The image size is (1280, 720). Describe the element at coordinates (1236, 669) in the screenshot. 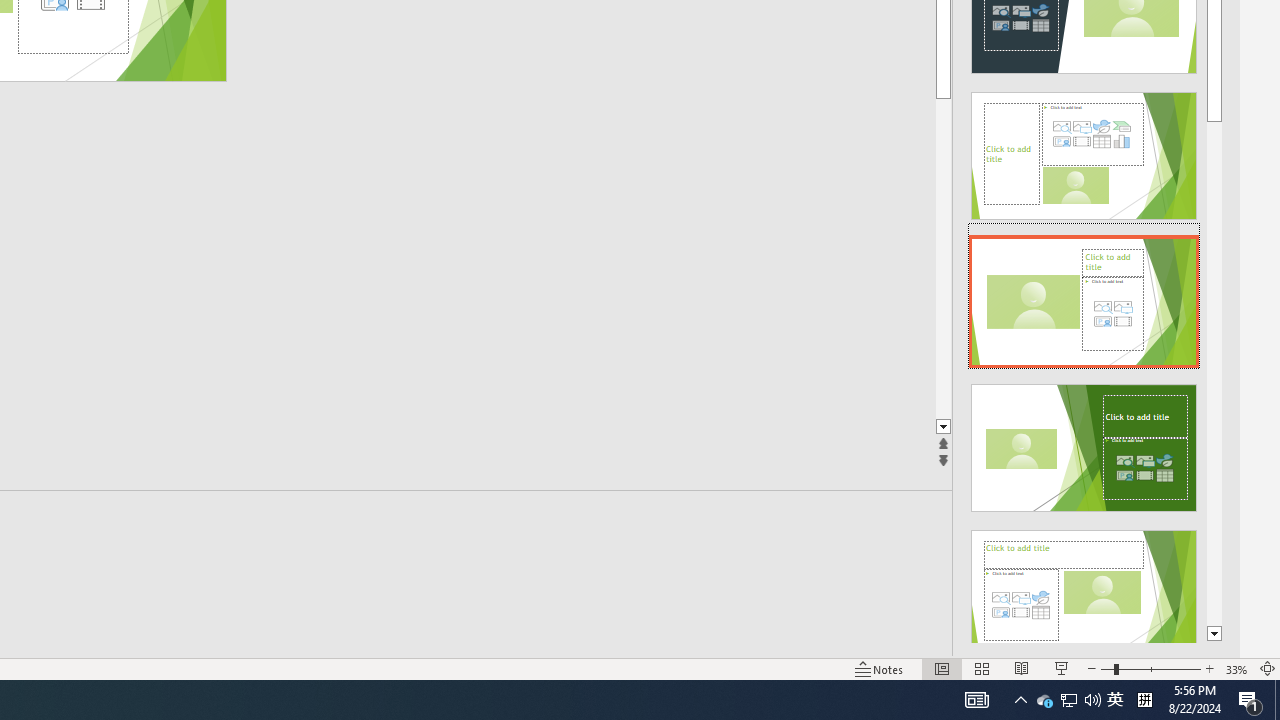

I see `'Zoom 33%'` at that location.